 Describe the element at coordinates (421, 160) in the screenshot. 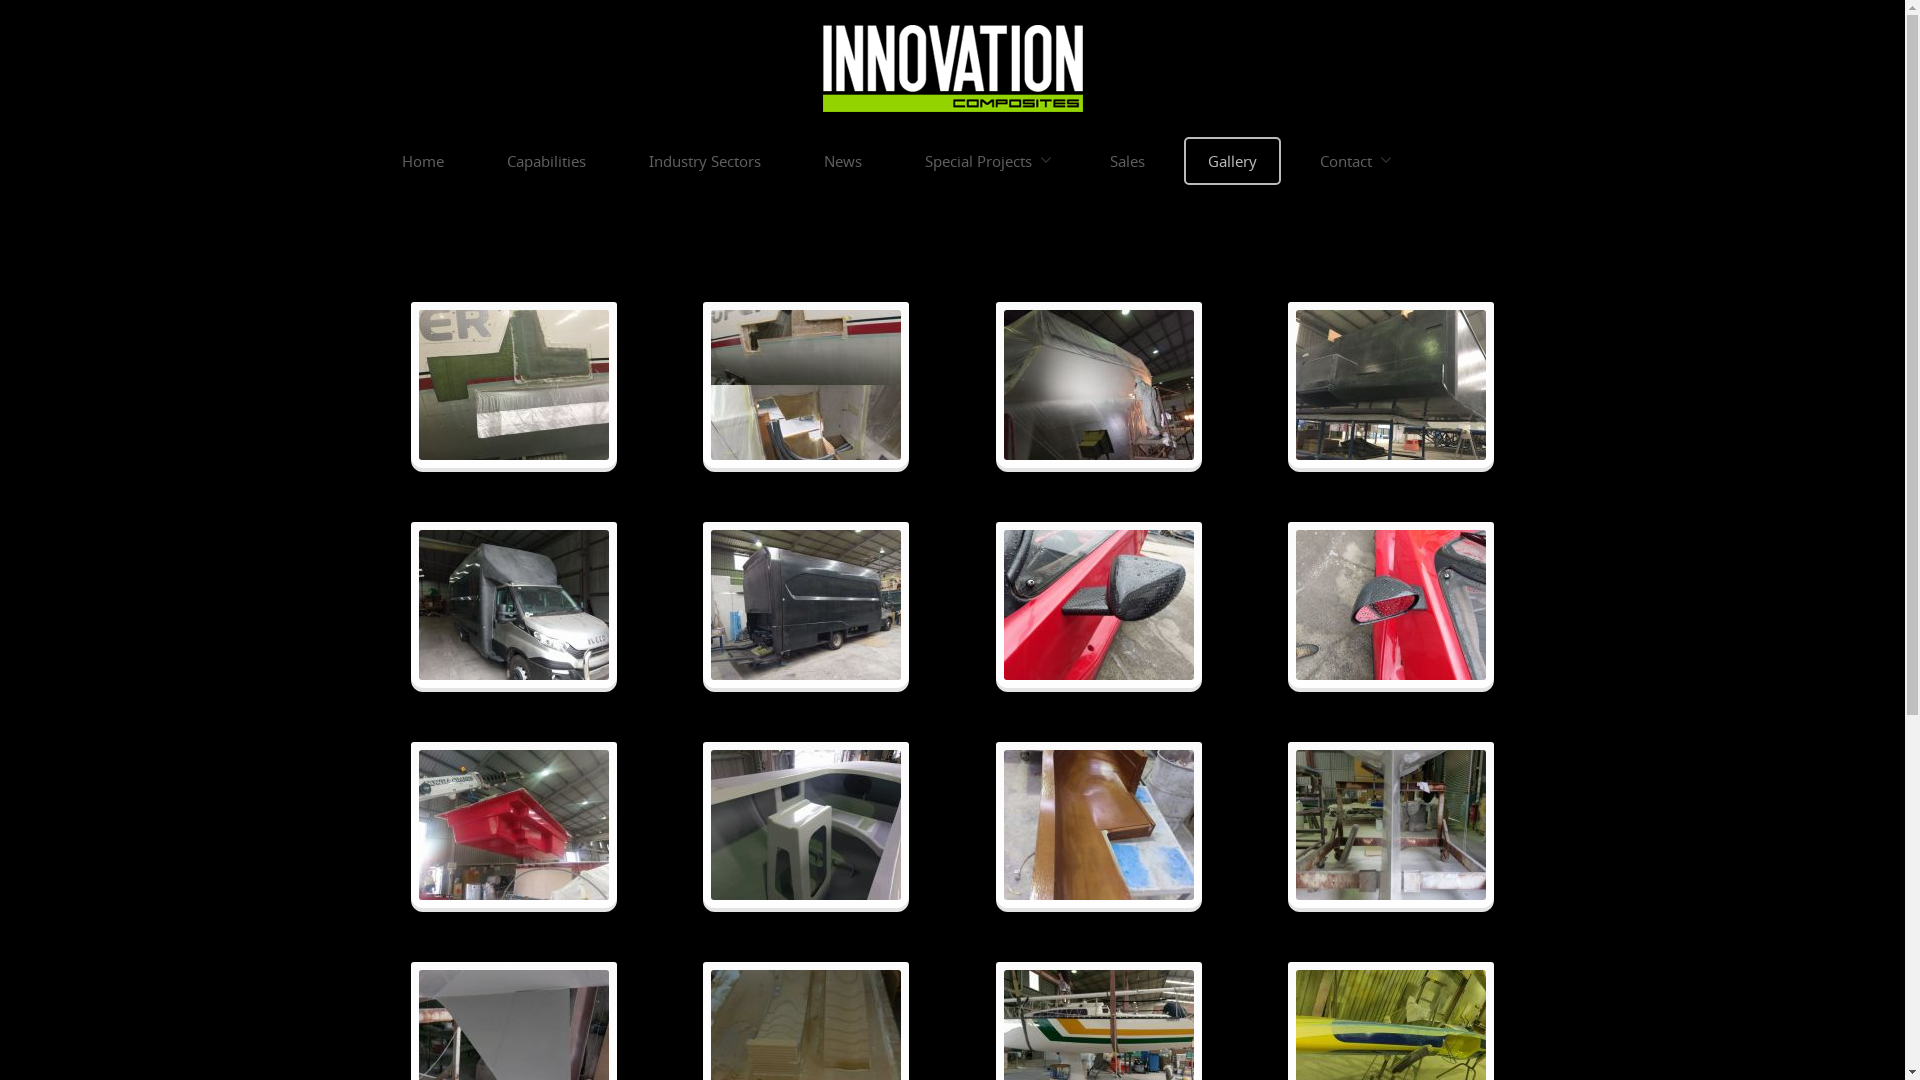

I see `'Home'` at that location.